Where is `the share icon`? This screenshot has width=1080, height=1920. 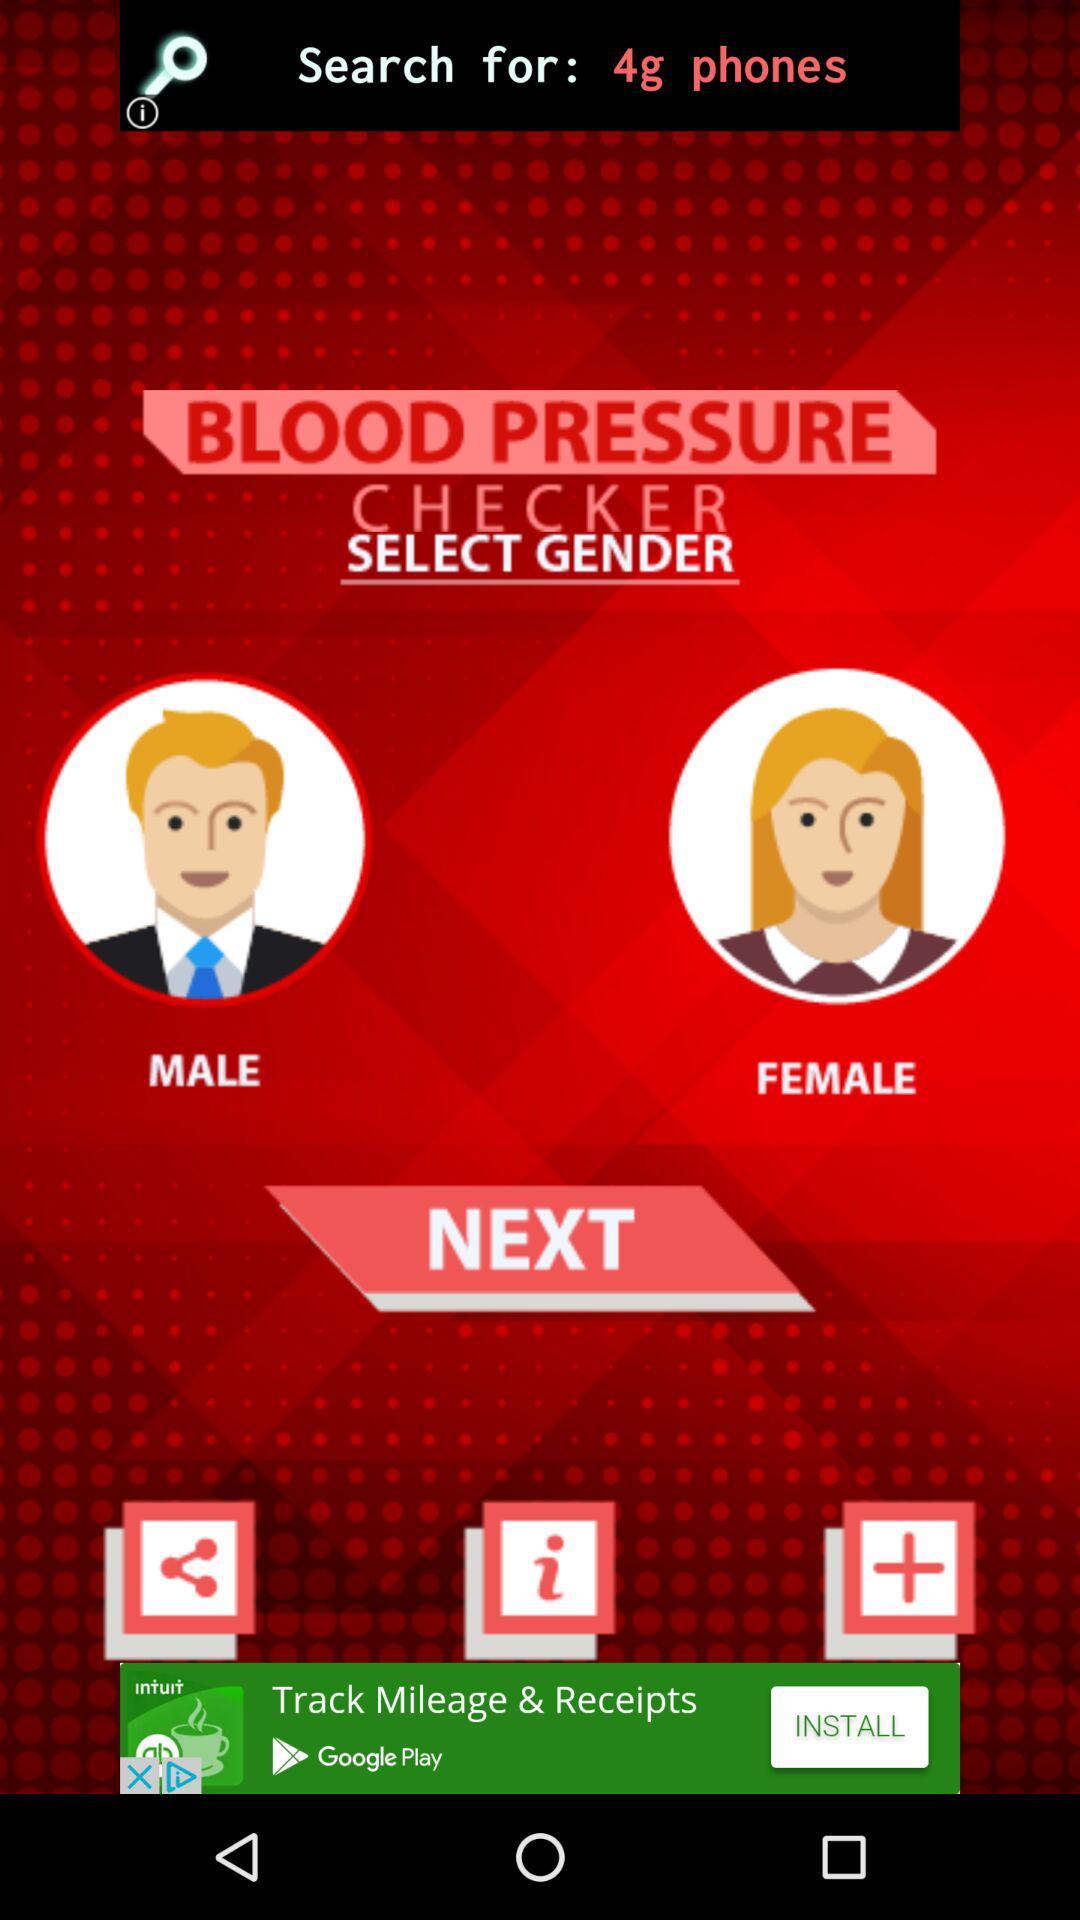
the share icon is located at coordinates (178, 1689).